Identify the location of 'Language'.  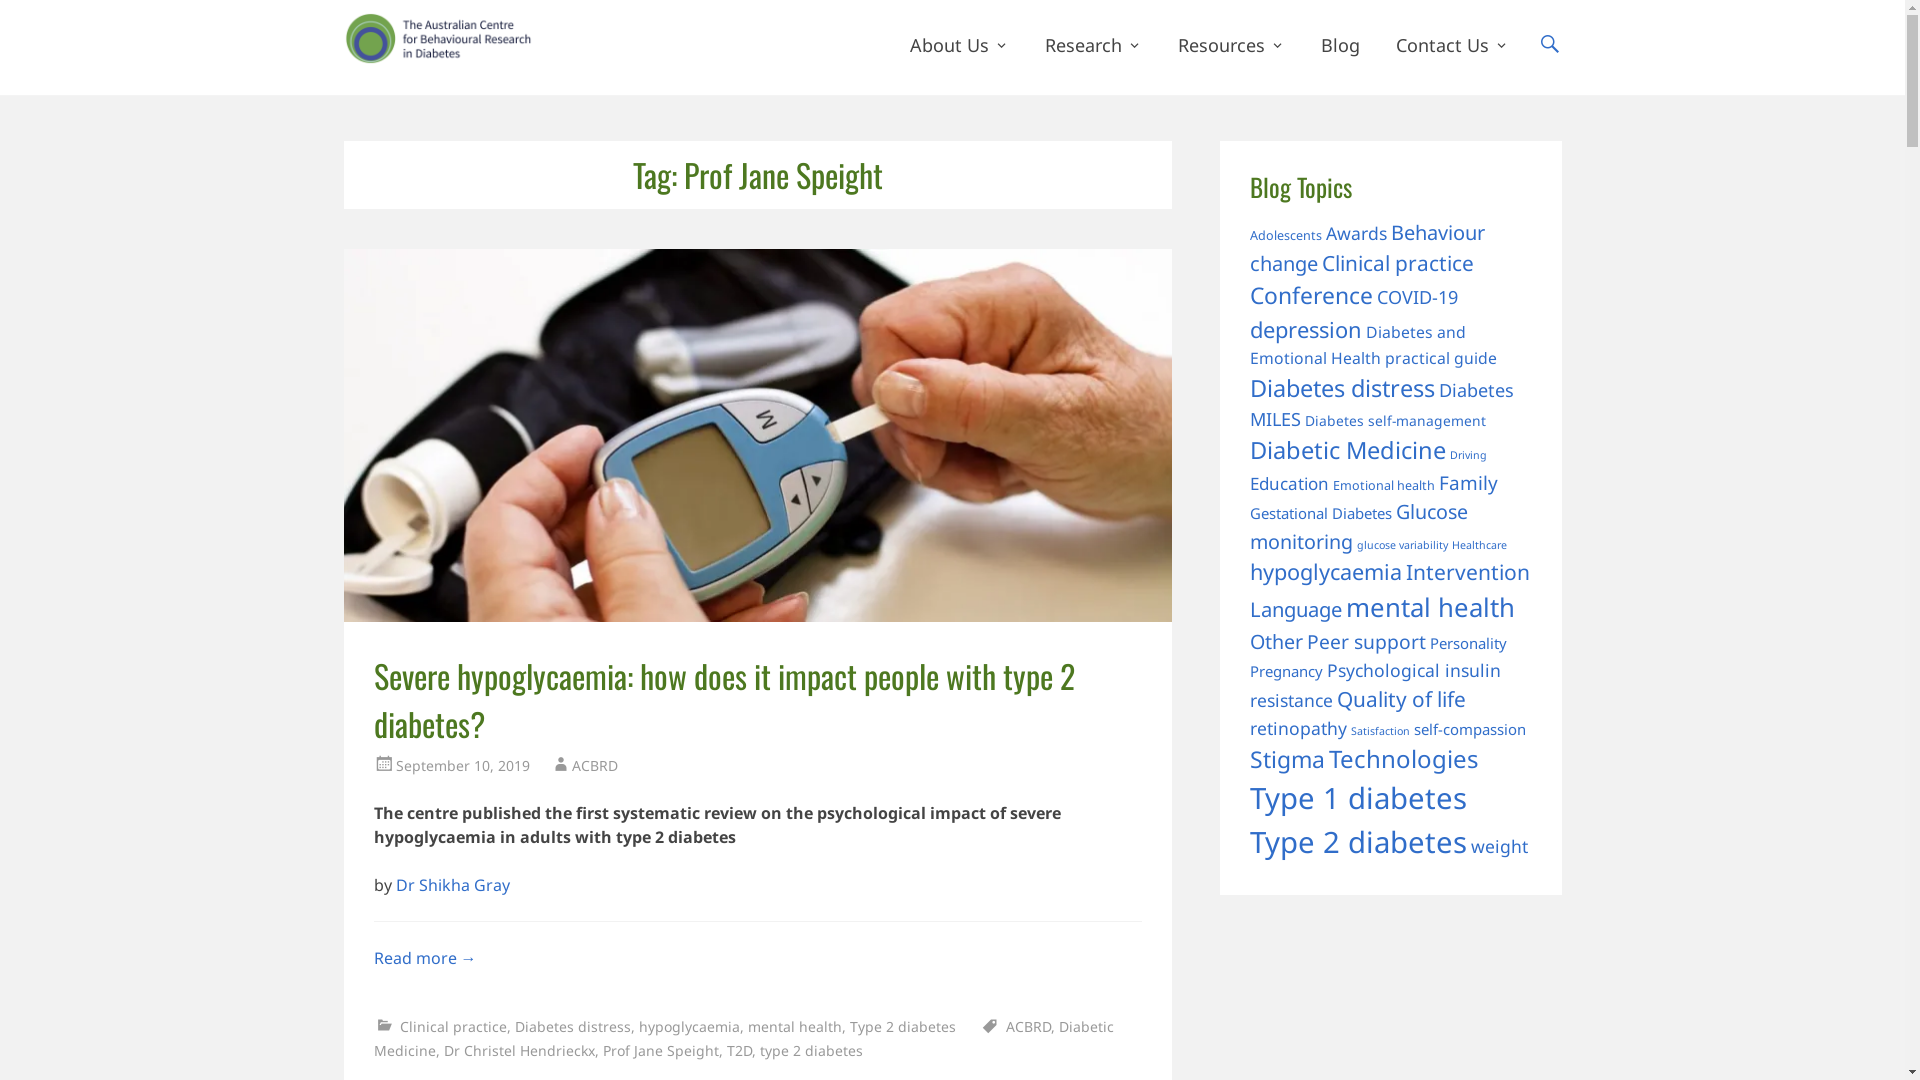
(1296, 608).